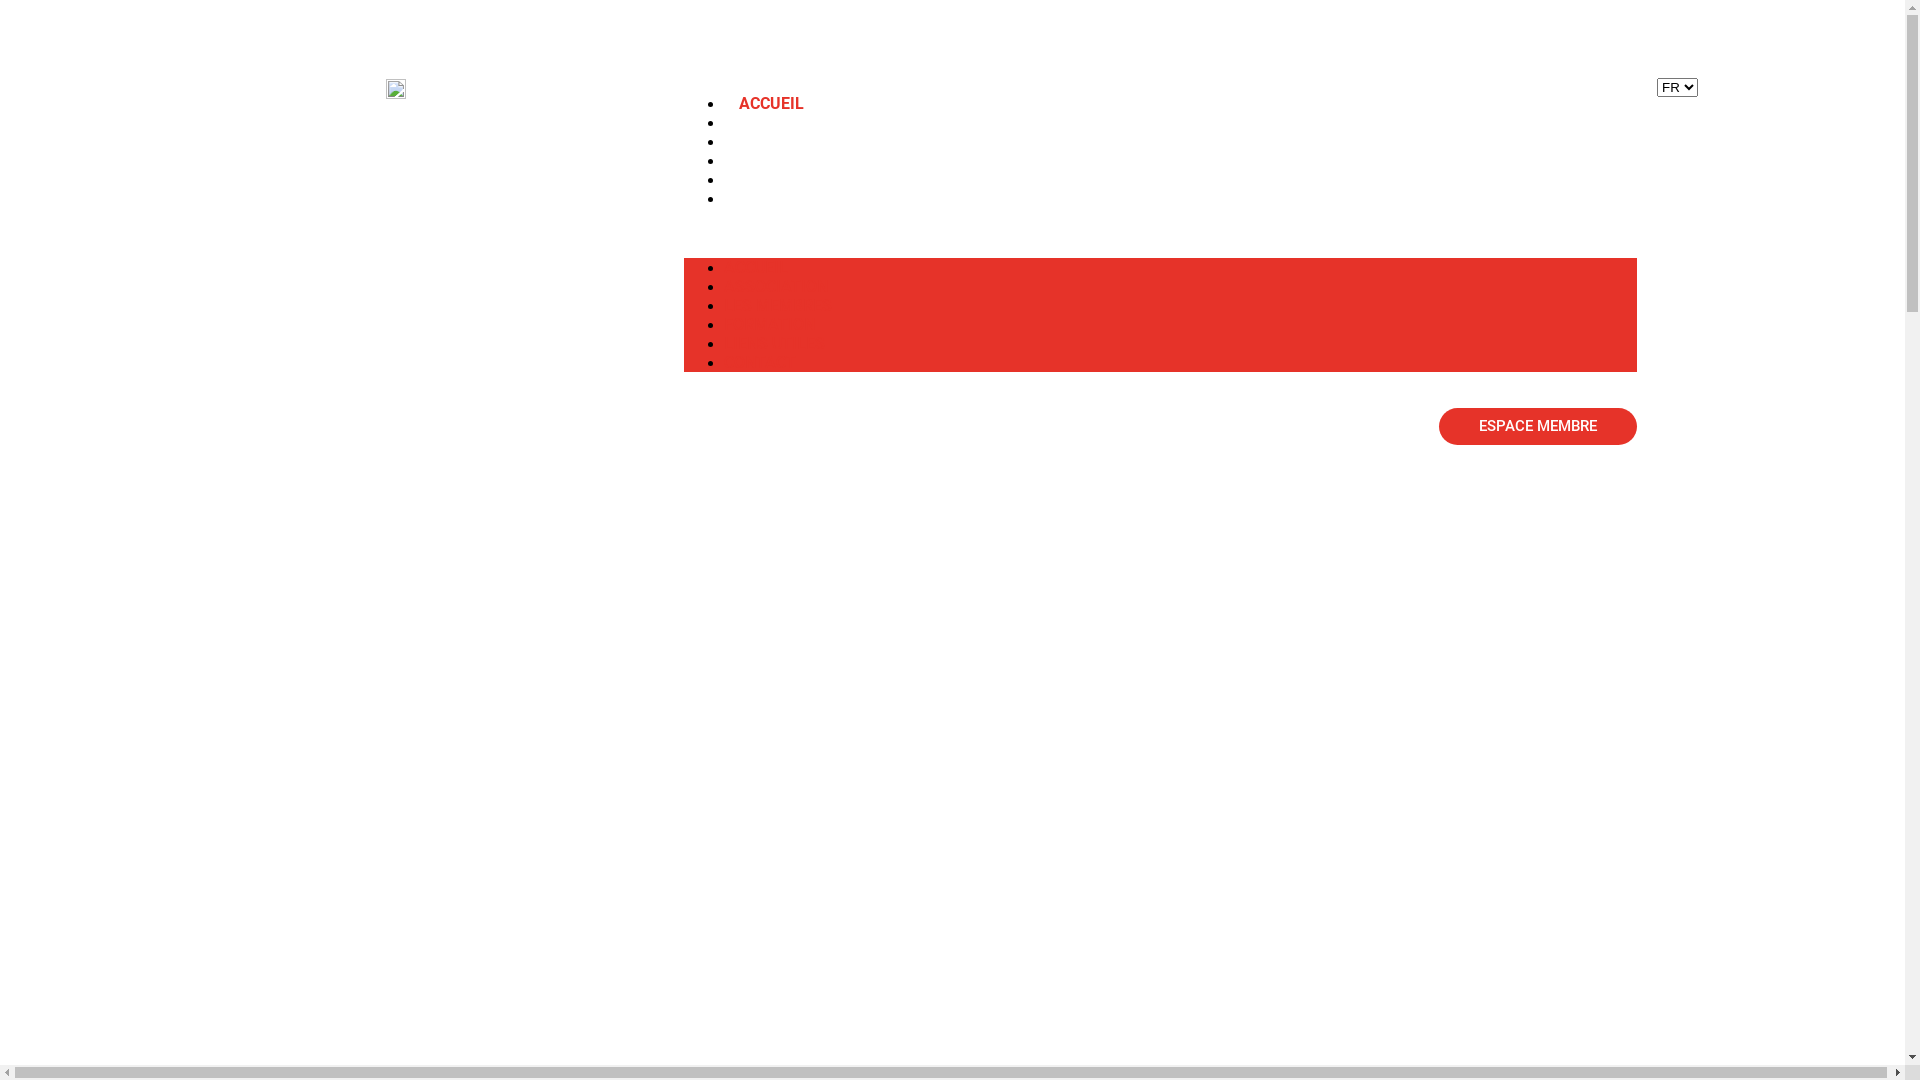  Describe the element at coordinates (758, 362) in the screenshot. I see `'CONTACT'` at that location.